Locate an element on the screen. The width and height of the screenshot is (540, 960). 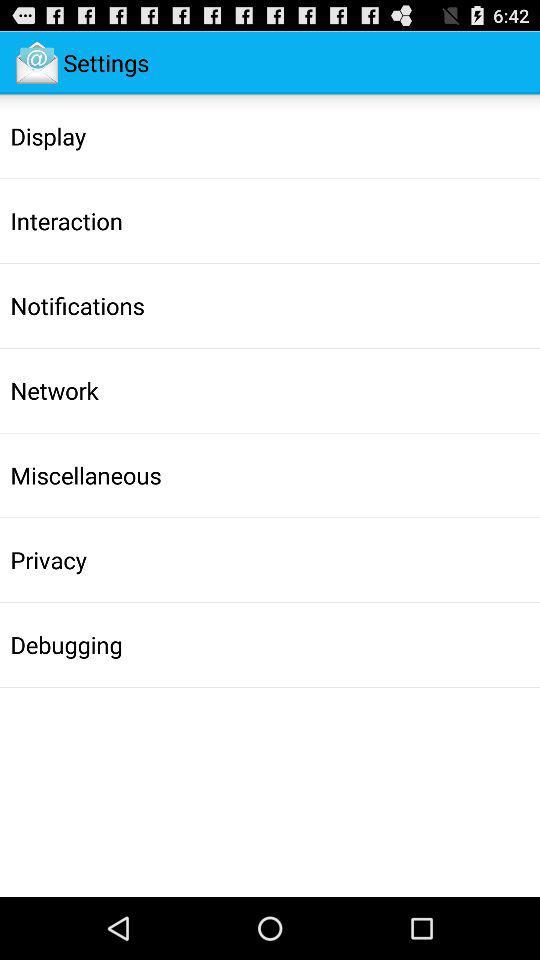
the notifications is located at coordinates (76, 305).